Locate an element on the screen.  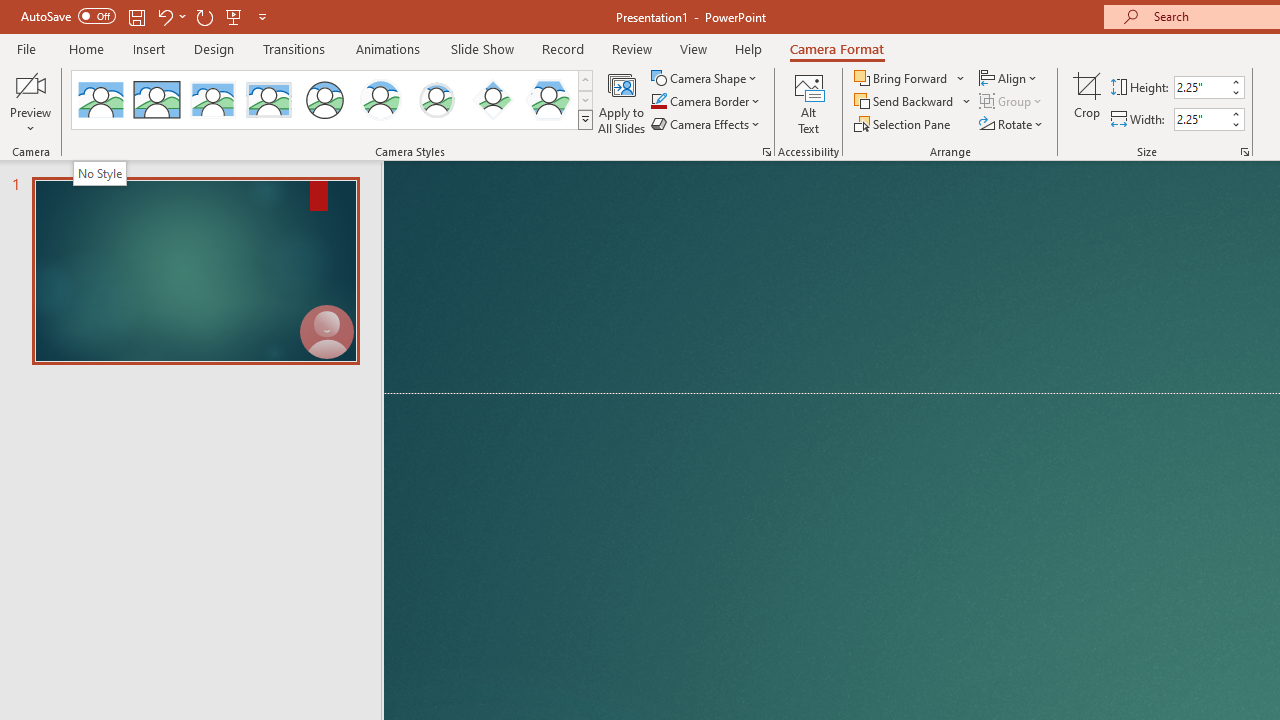
'No Style' is located at coordinates (98, 172).